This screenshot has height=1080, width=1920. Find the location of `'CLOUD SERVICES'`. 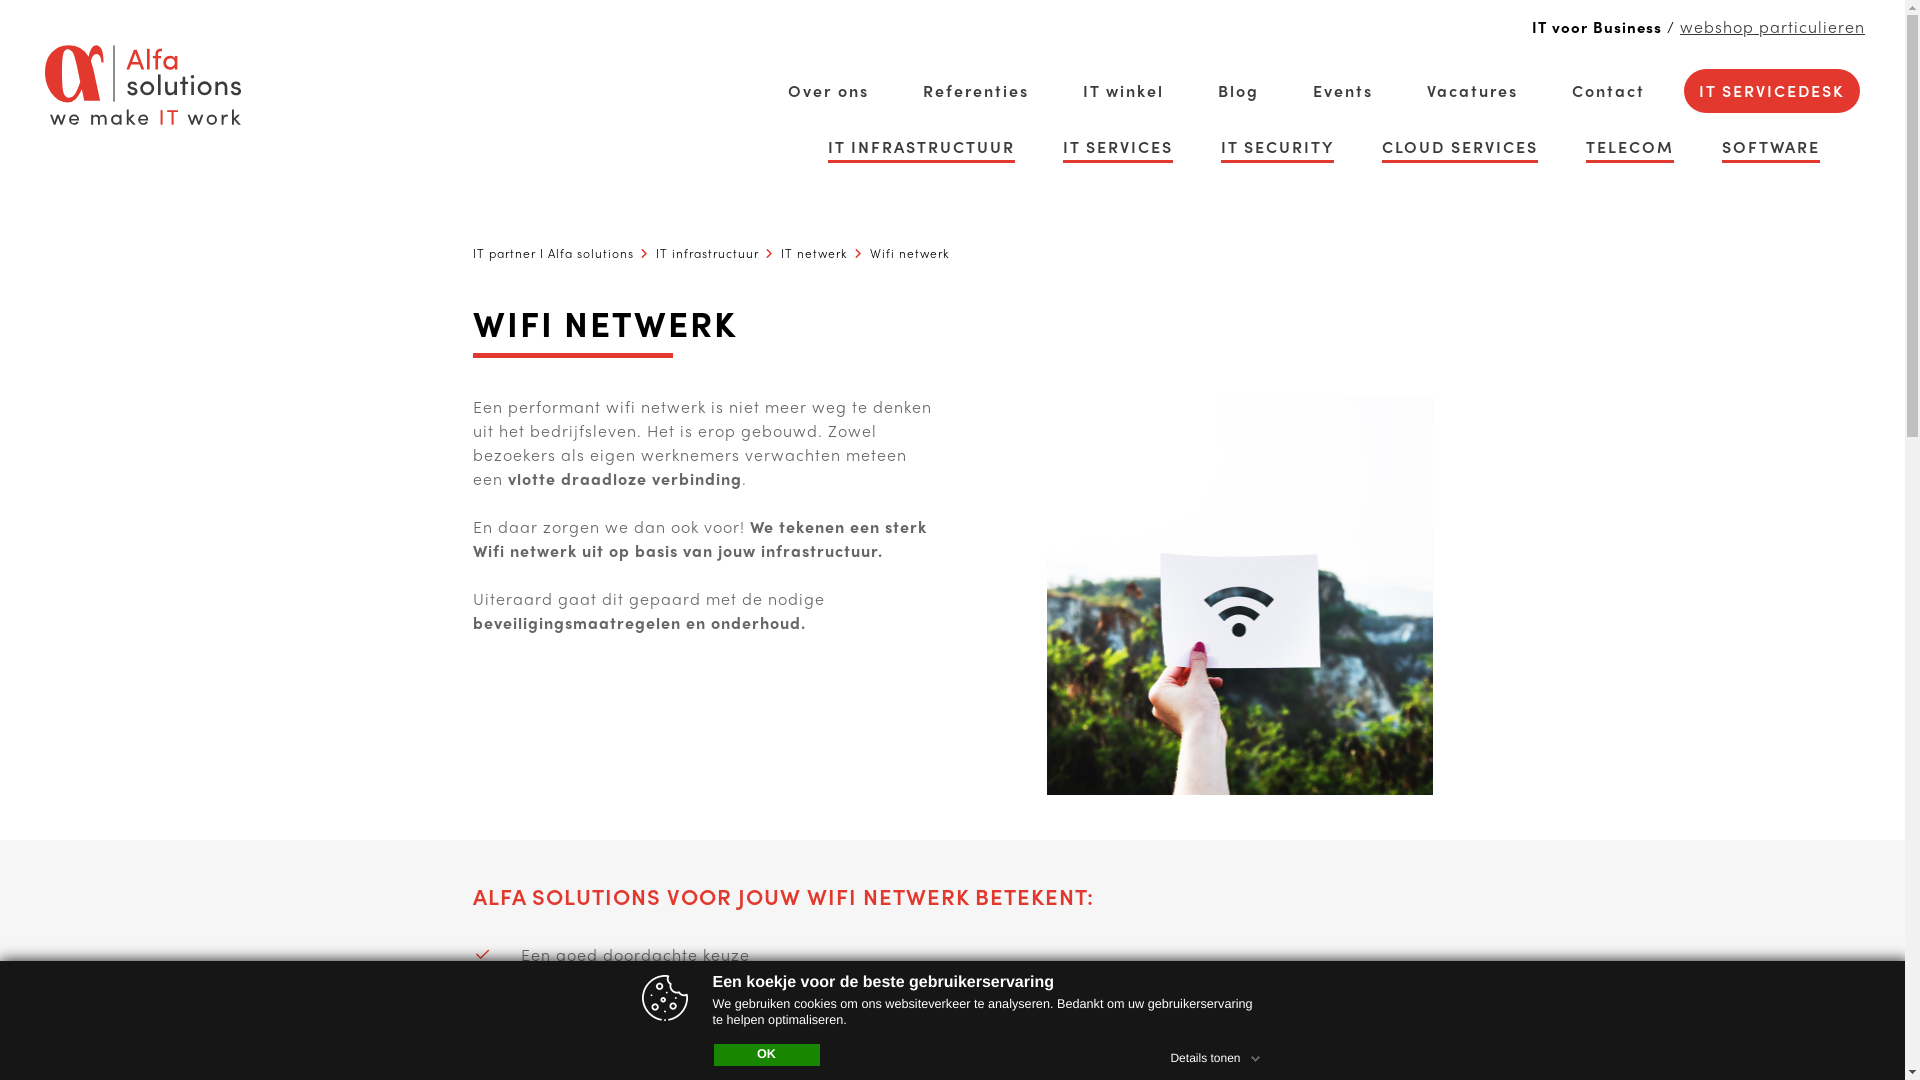

'CLOUD SERVICES' is located at coordinates (1459, 145).